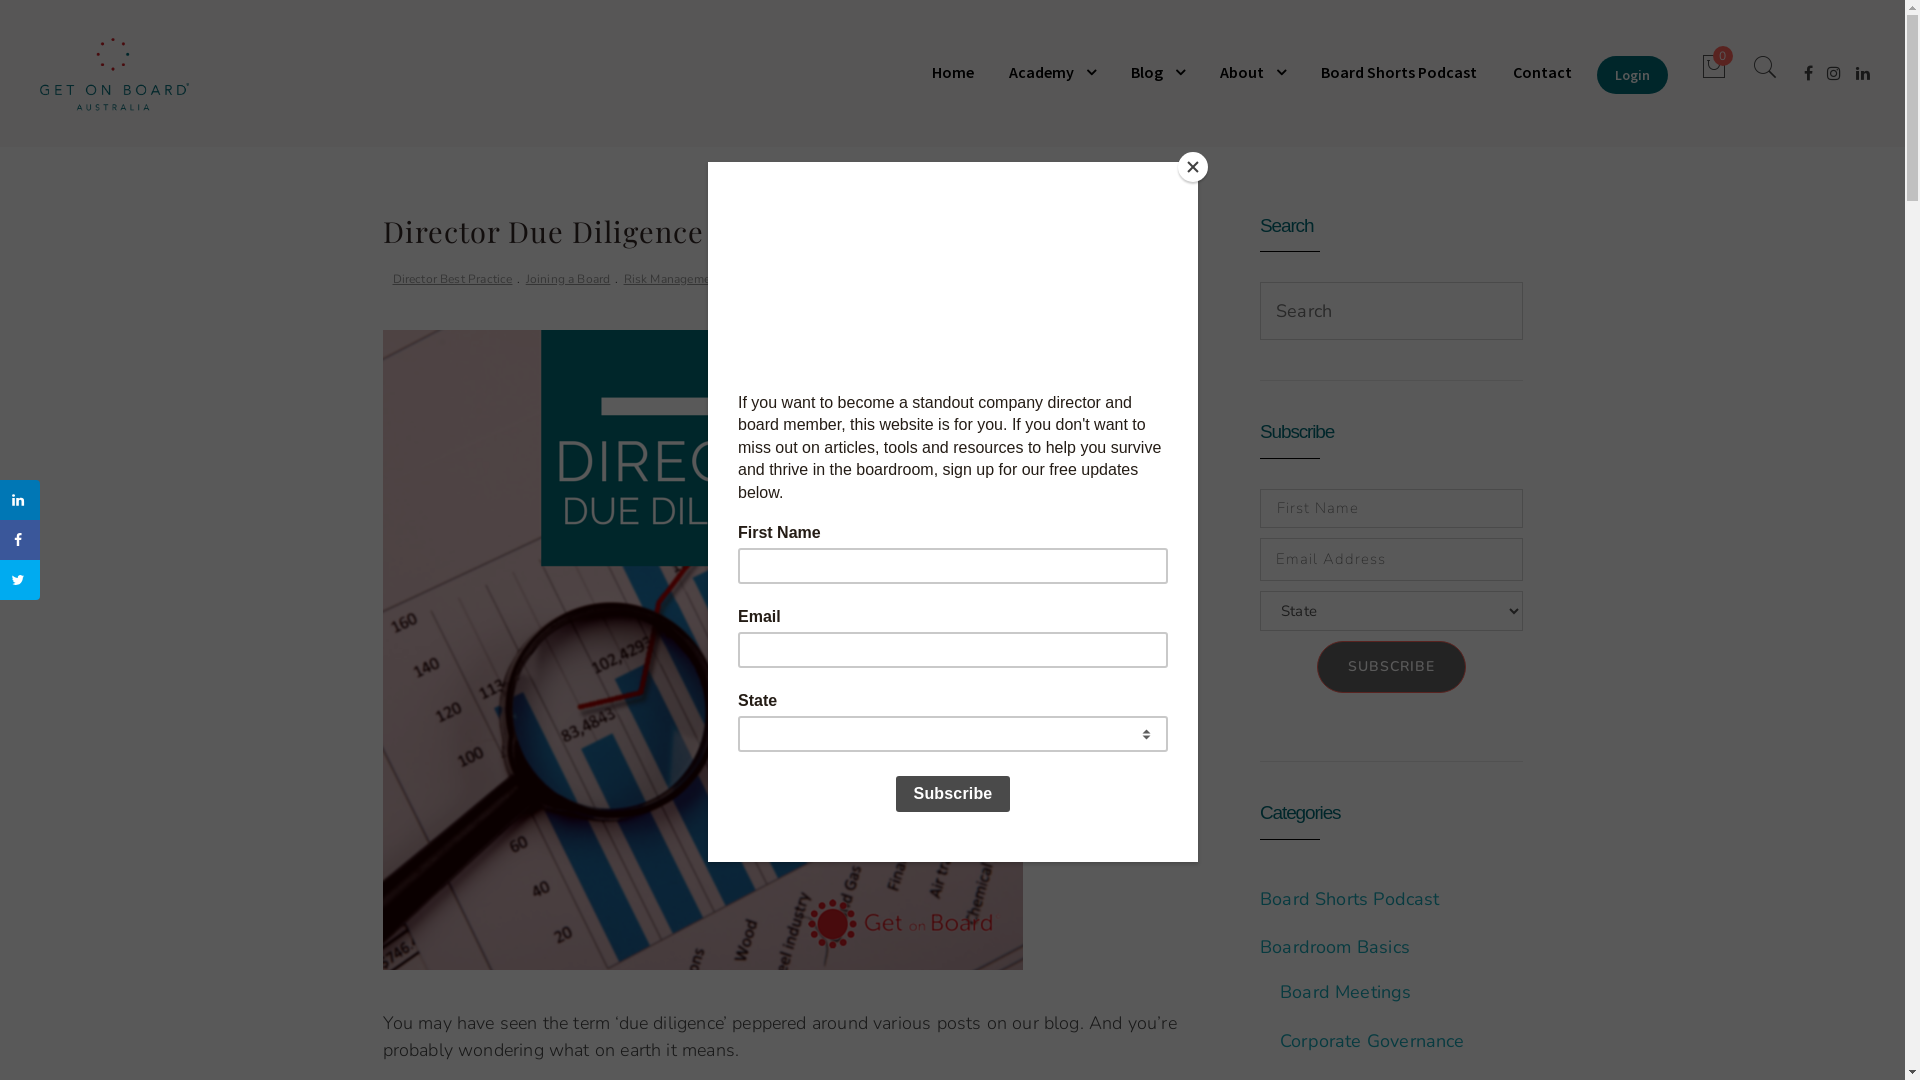 This screenshot has width=1920, height=1080. Describe the element at coordinates (993, 71) in the screenshot. I see `'Academy'` at that location.